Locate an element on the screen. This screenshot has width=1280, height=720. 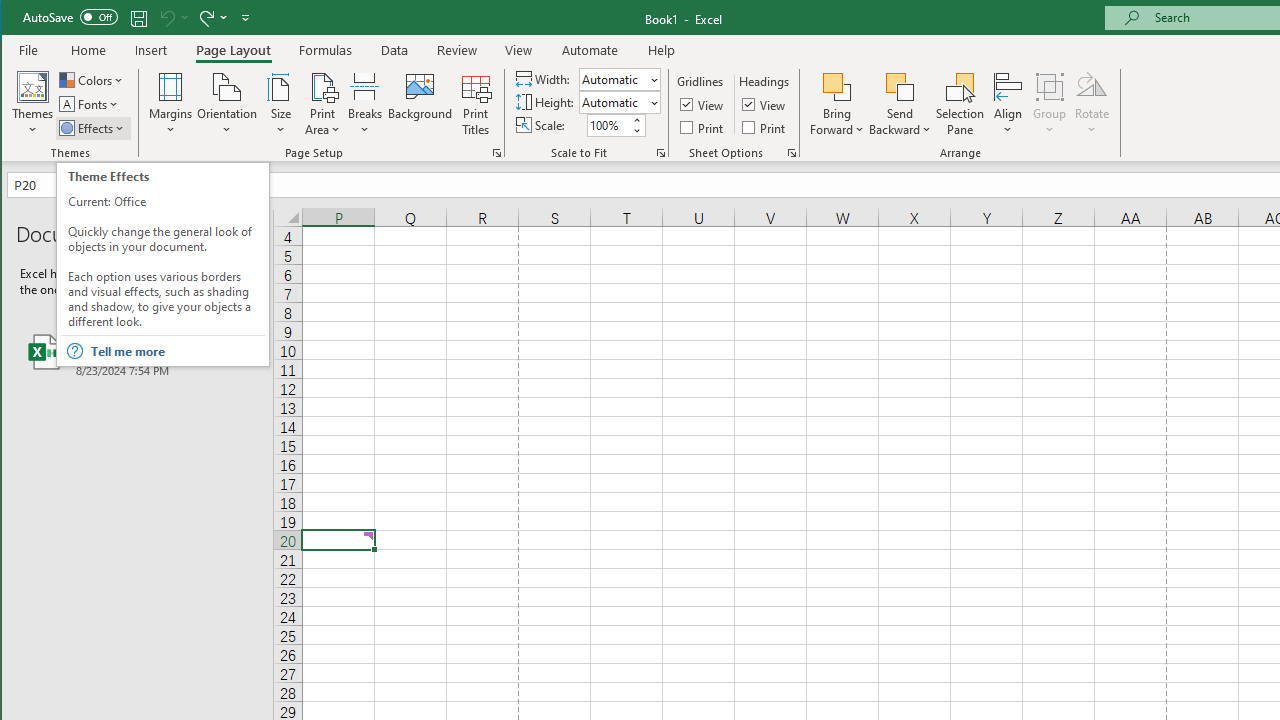
'Orientation' is located at coordinates (227, 104).